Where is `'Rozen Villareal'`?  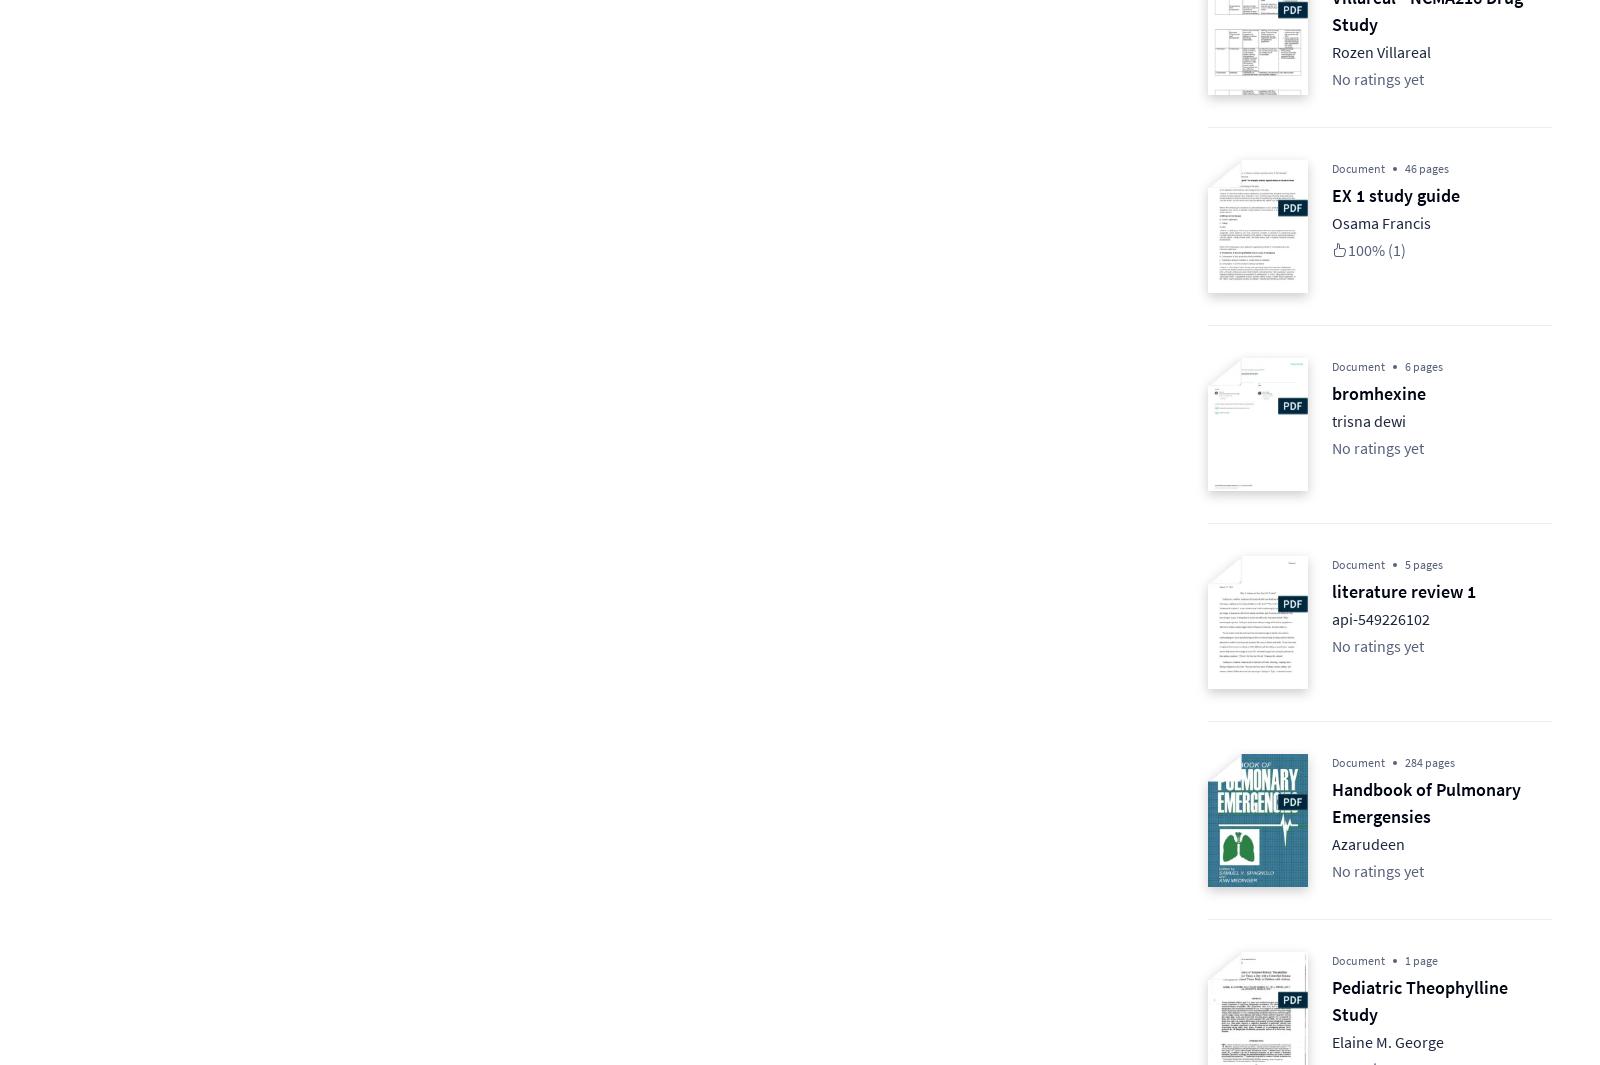
'Rozen Villareal' is located at coordinates (1380, 50).